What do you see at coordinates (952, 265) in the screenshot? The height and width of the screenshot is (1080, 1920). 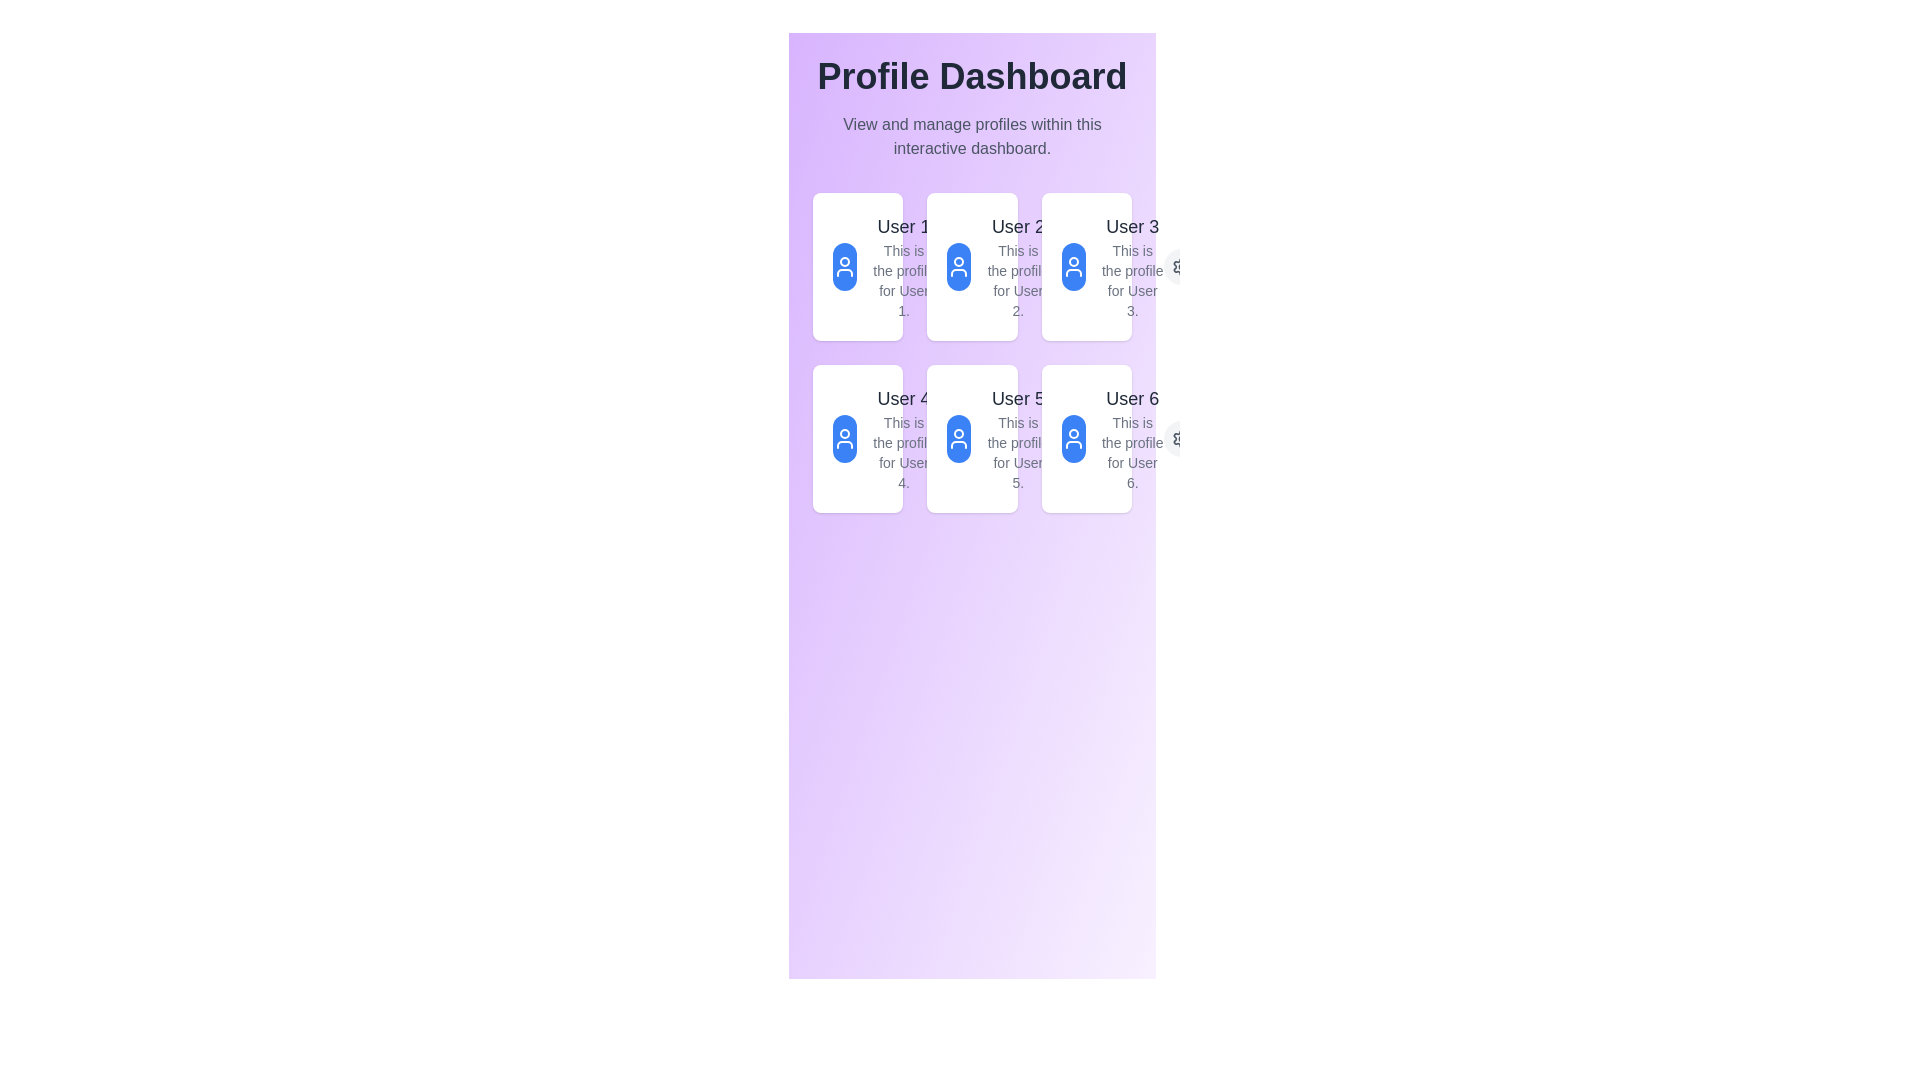 I see `the gear icon button for settings located in the top row, second card from the left` at bounding box center [952, 265].